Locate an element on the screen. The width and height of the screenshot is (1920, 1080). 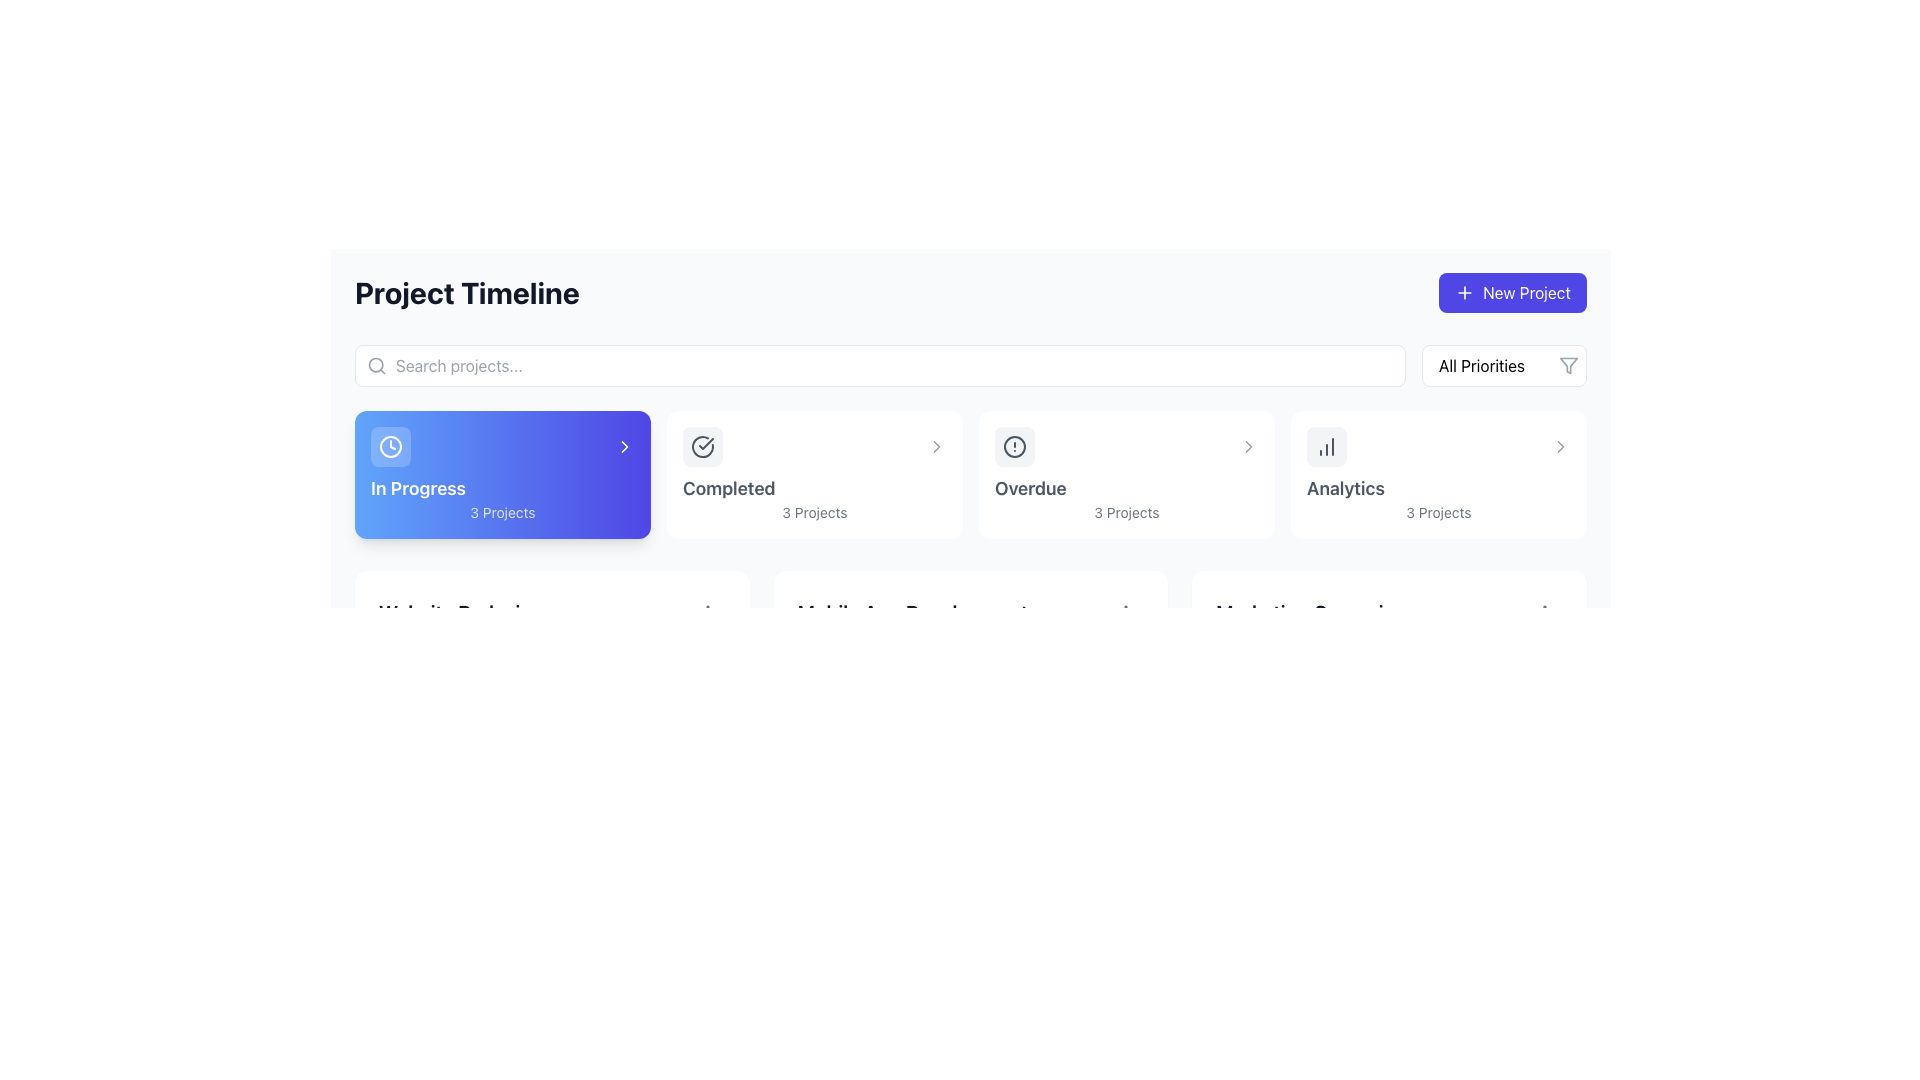
the text label displaying '3 Projects', which is styled in grey and located below the 'Overdue' label within a white card is located at coordinates (1127, 512).